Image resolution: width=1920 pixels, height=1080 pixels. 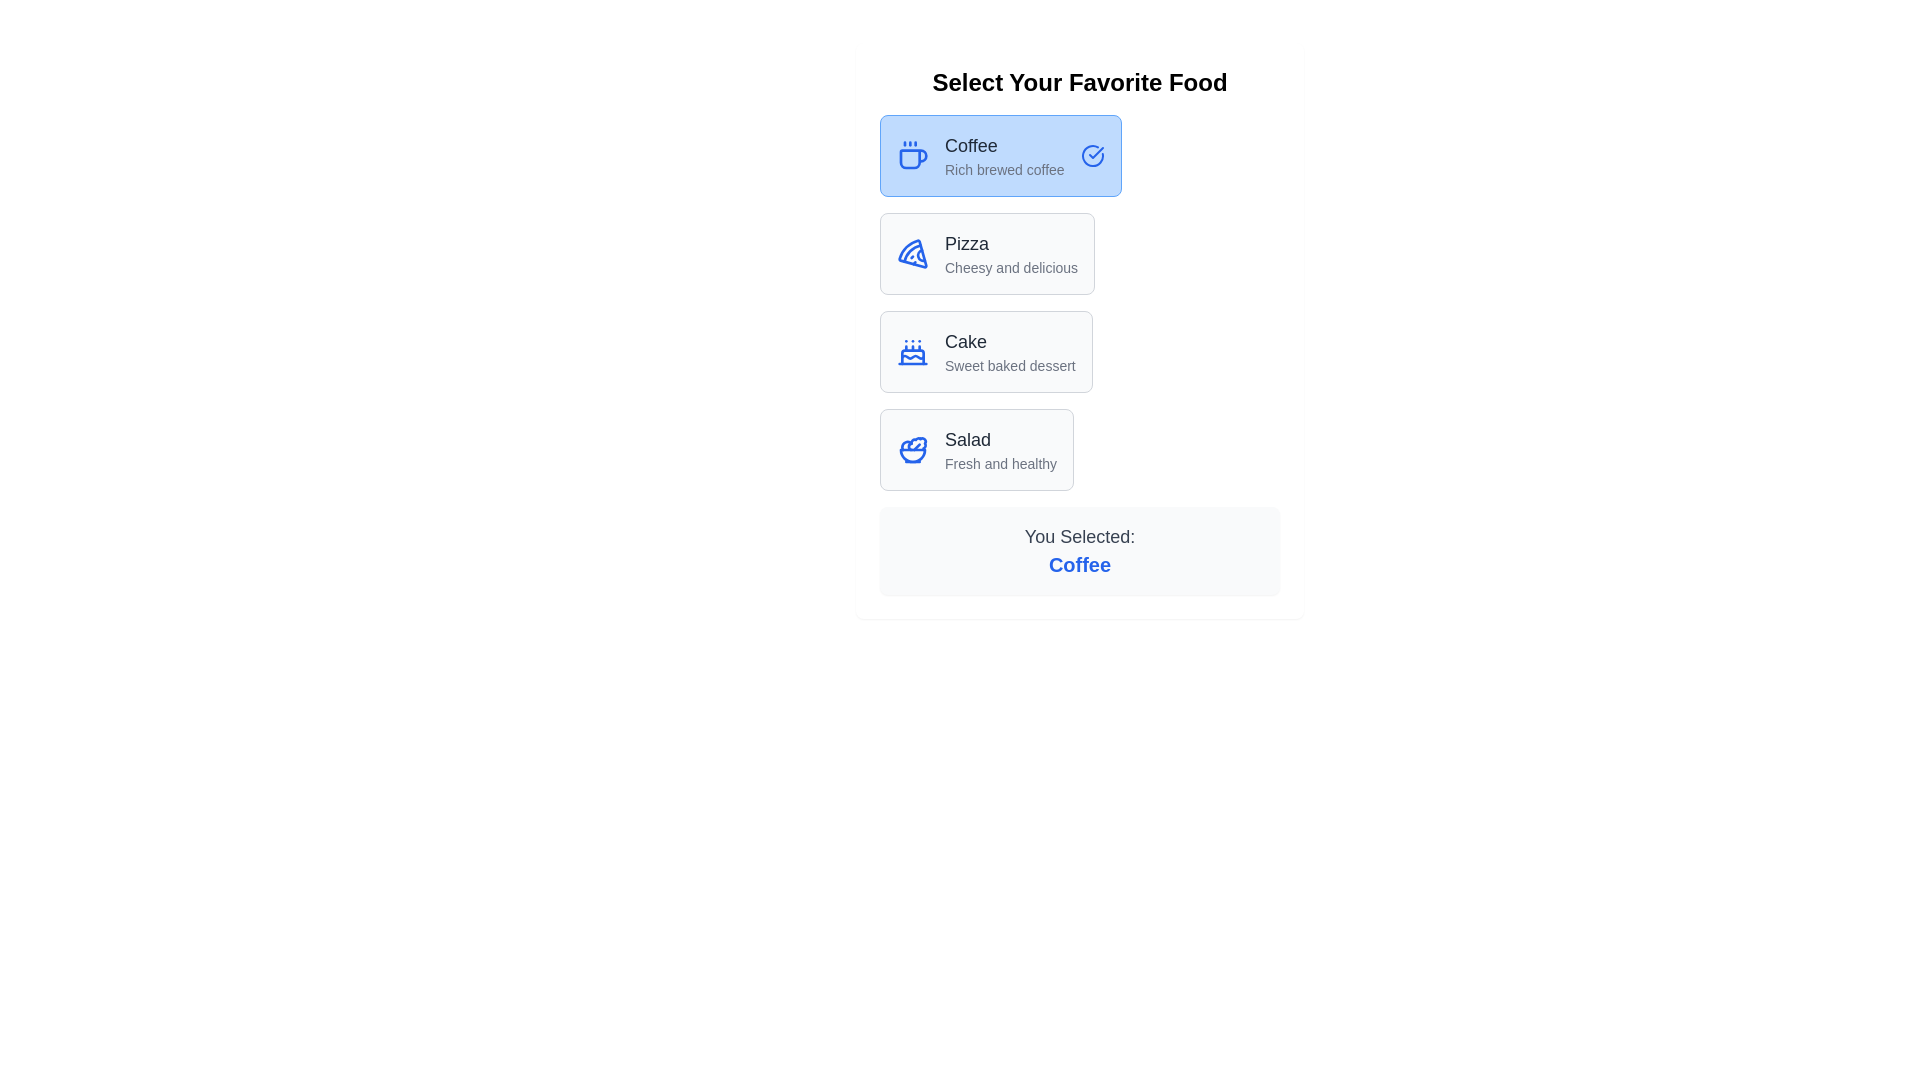 What do you see at coordinates (1079, 535) in the screenshot?
I see `the introductory Text label located near the center-bottom of the interface, which precedes the bold, blue-colored text element reading 'Coffee.'` at bounding box center [1079, 535].